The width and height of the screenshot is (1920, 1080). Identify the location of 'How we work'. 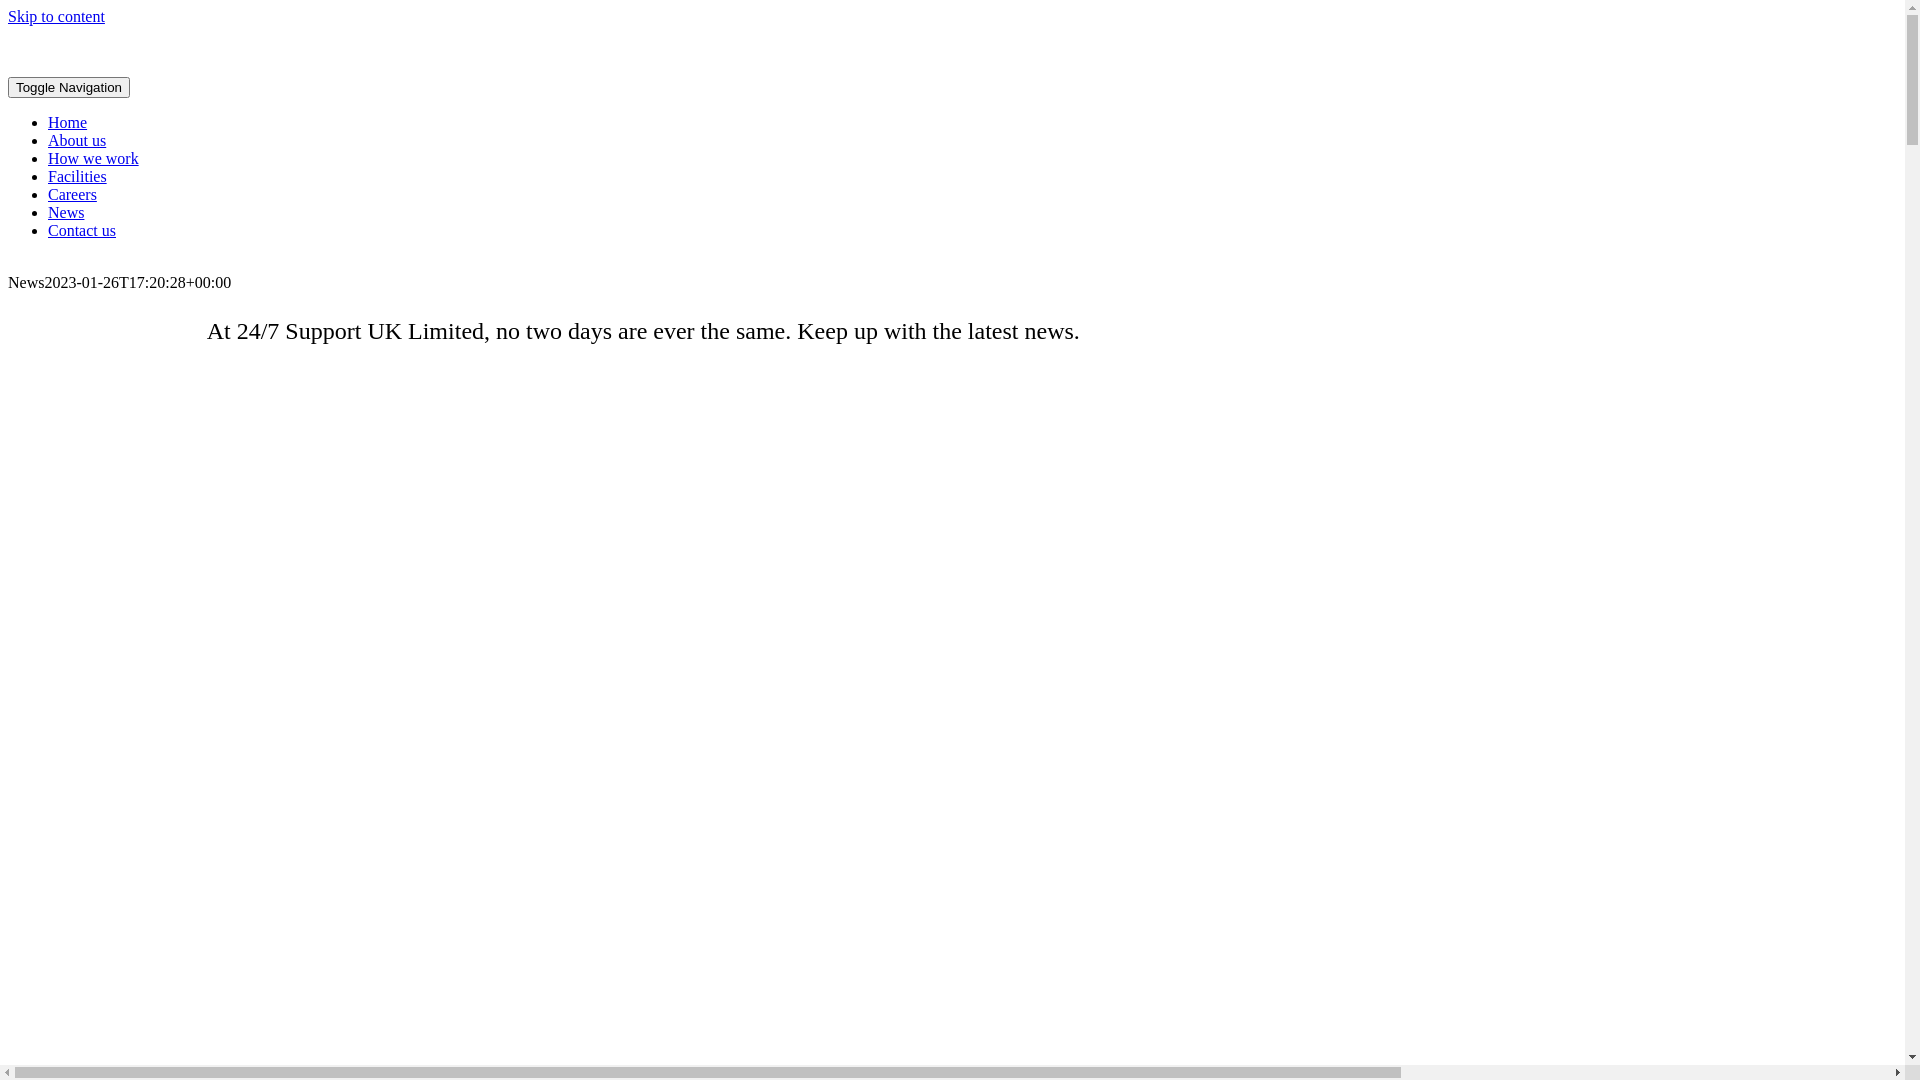
(92, 157).